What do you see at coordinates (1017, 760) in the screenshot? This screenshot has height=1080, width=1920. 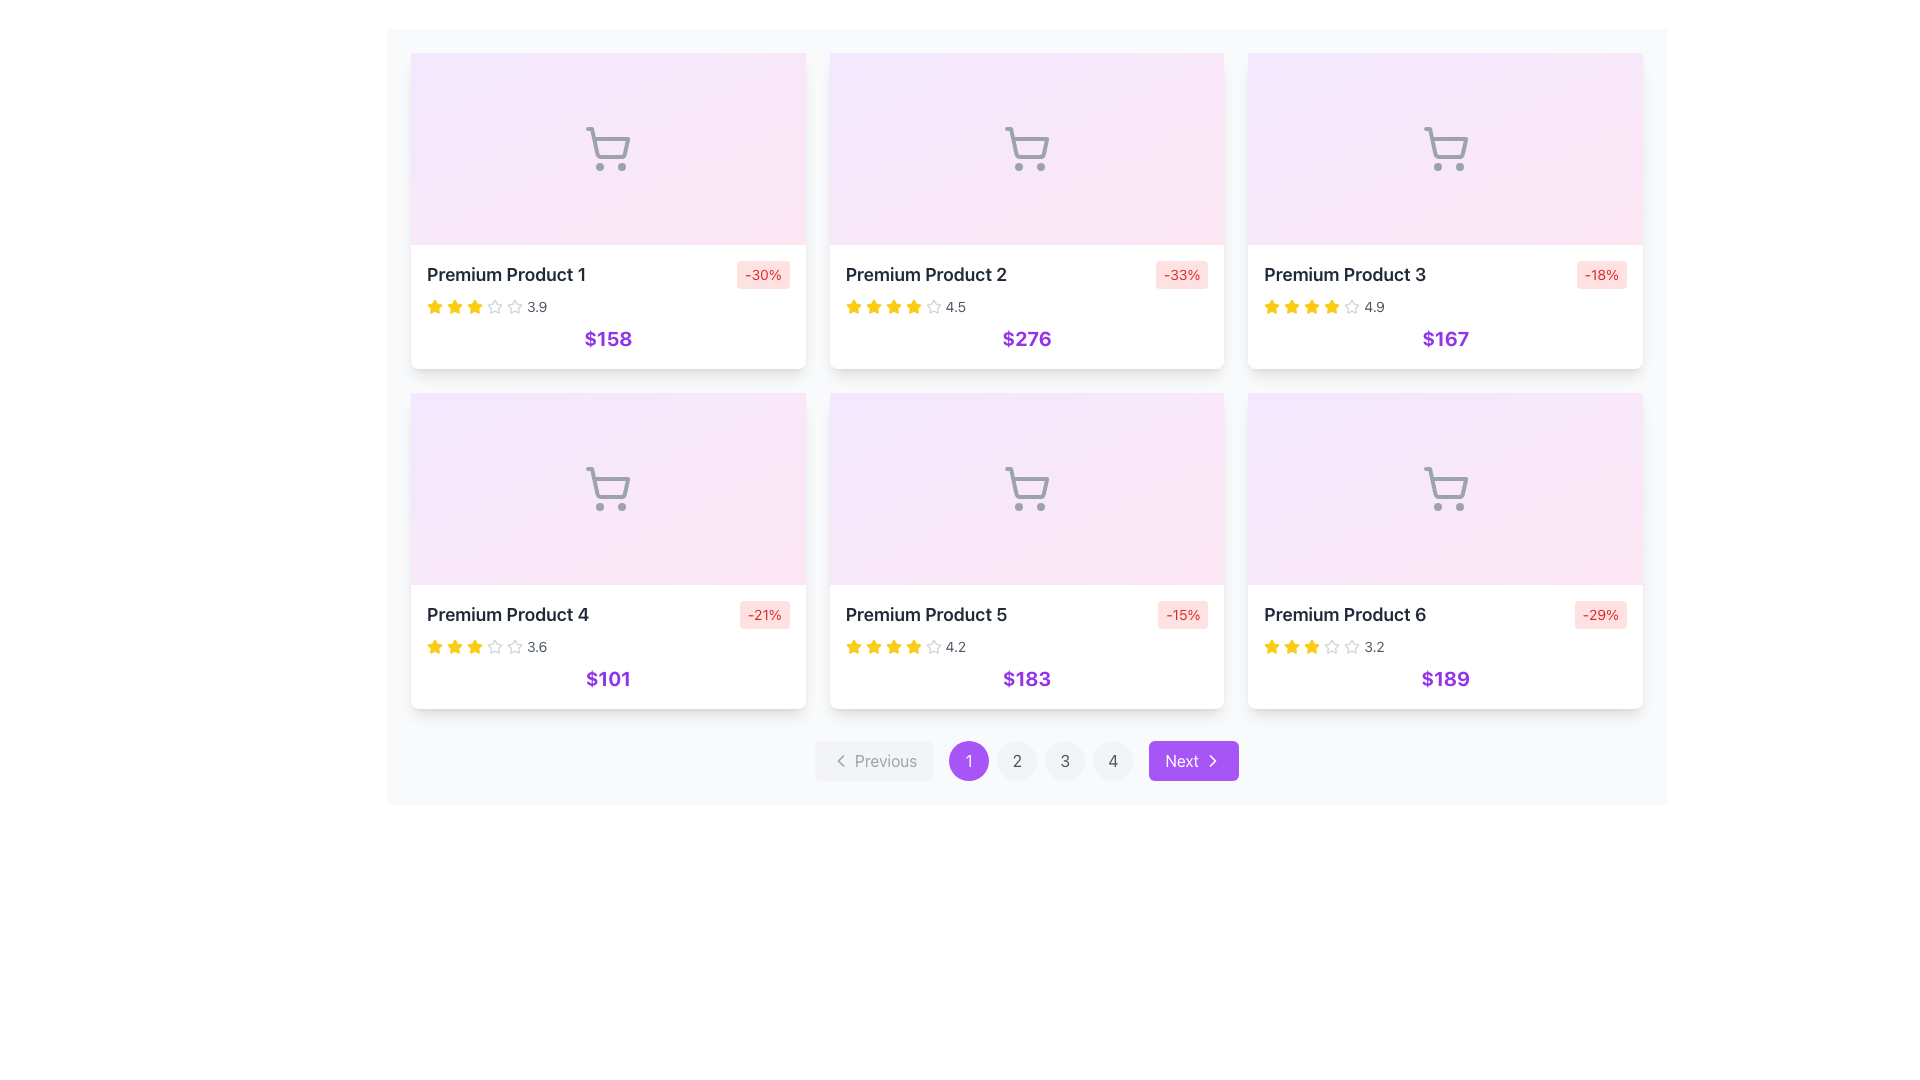 I see `the circular button labeled '2' for keyboard navigation` at bounding box center [1017, 760].